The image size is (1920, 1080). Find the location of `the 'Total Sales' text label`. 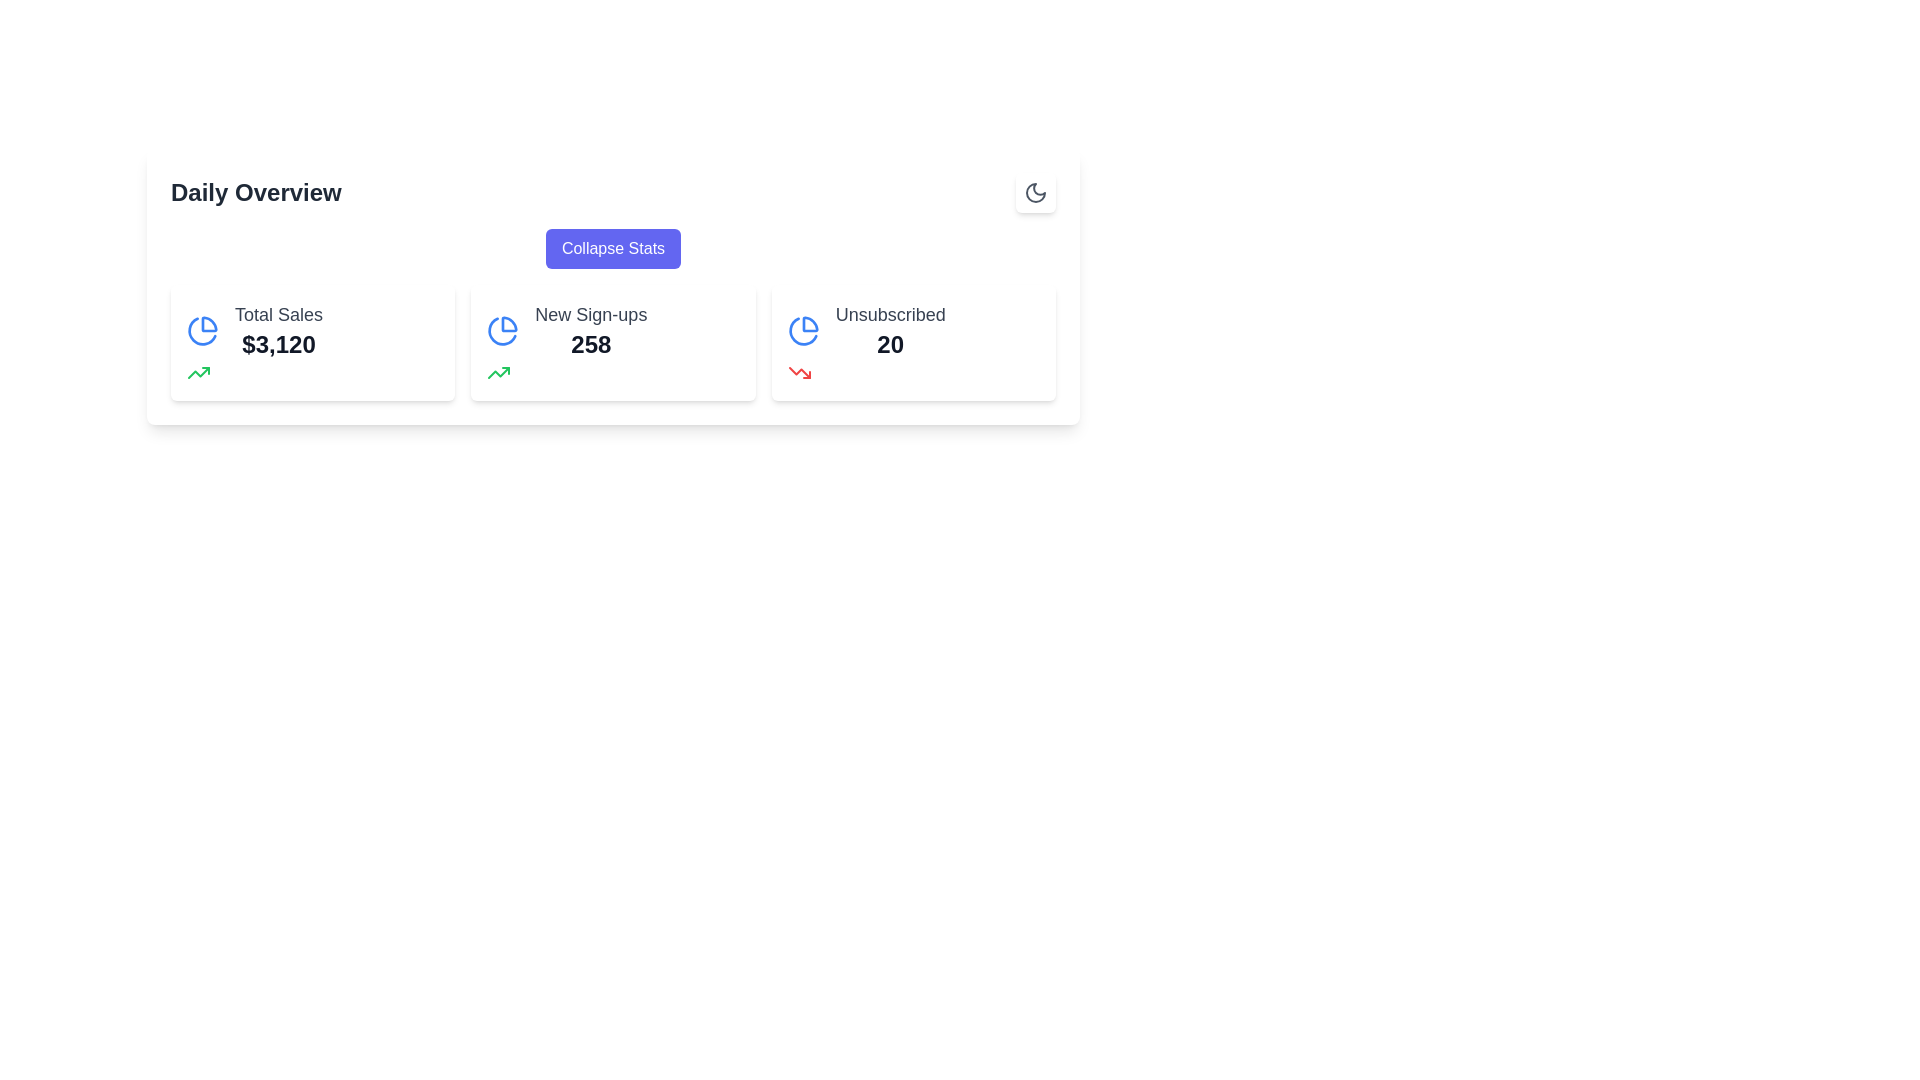

the 'Total Sales' text label is located at coordinates (277, 315).